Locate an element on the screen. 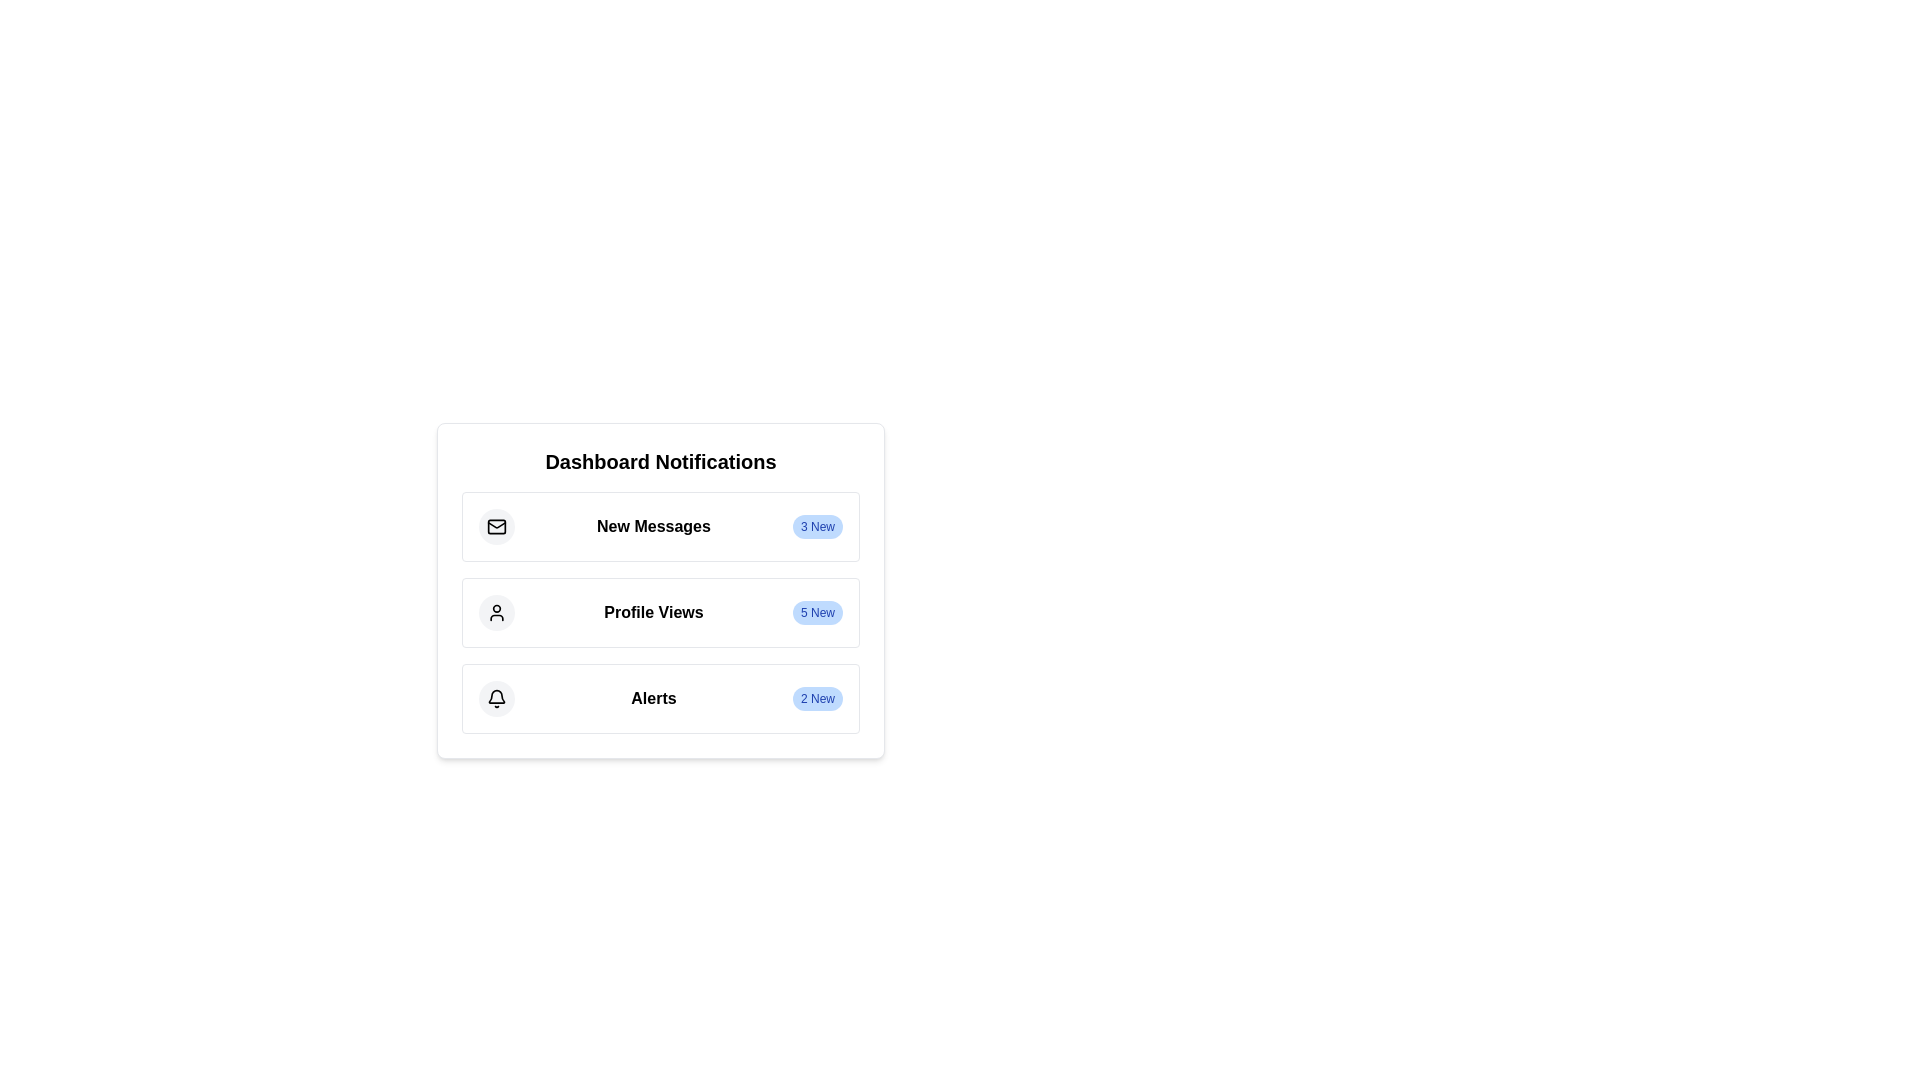  the text label displaying 'Alerts', which is styled in bold and positioned as the main text label for the third item in the notification list is located at coordinates (653, 697).